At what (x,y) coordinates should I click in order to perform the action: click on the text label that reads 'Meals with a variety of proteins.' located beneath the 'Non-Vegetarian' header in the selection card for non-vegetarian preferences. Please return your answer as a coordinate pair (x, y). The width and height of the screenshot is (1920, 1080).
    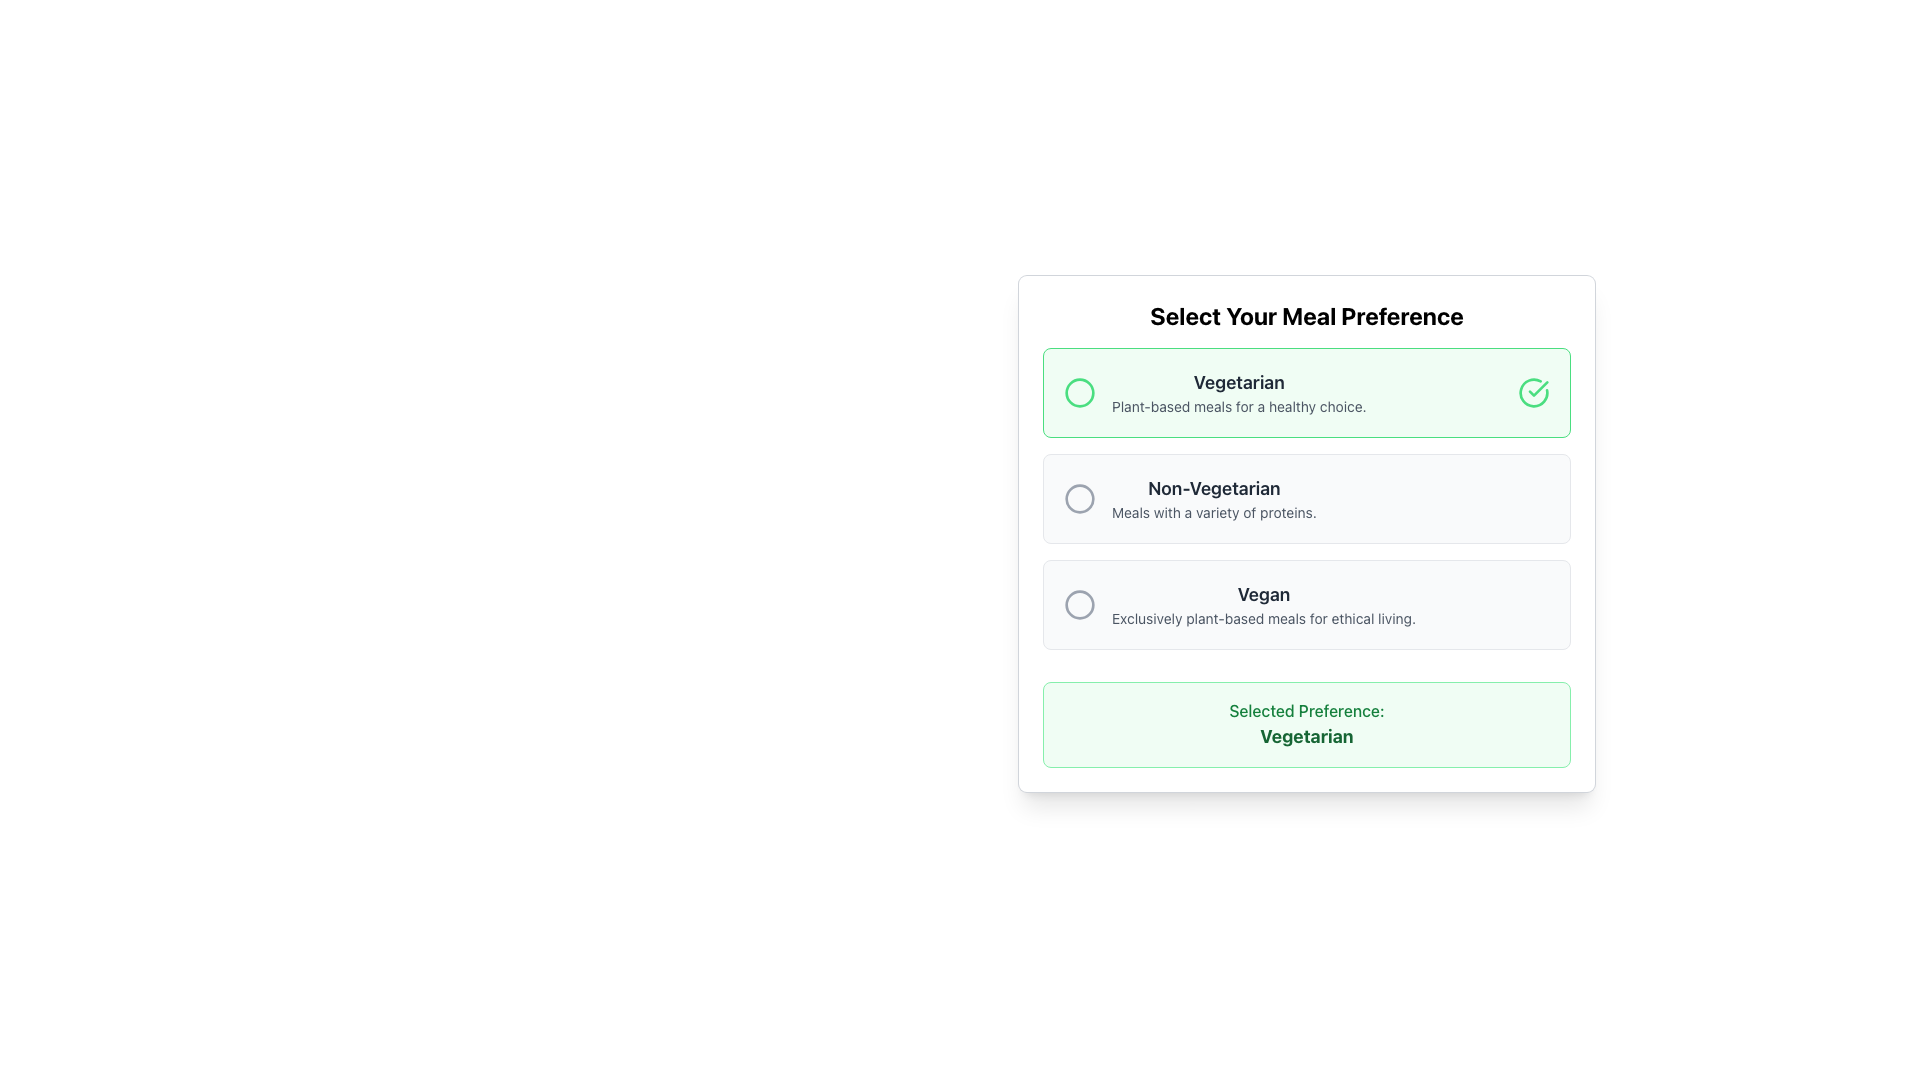
    Looking at the image, I should click on (1213, 512).